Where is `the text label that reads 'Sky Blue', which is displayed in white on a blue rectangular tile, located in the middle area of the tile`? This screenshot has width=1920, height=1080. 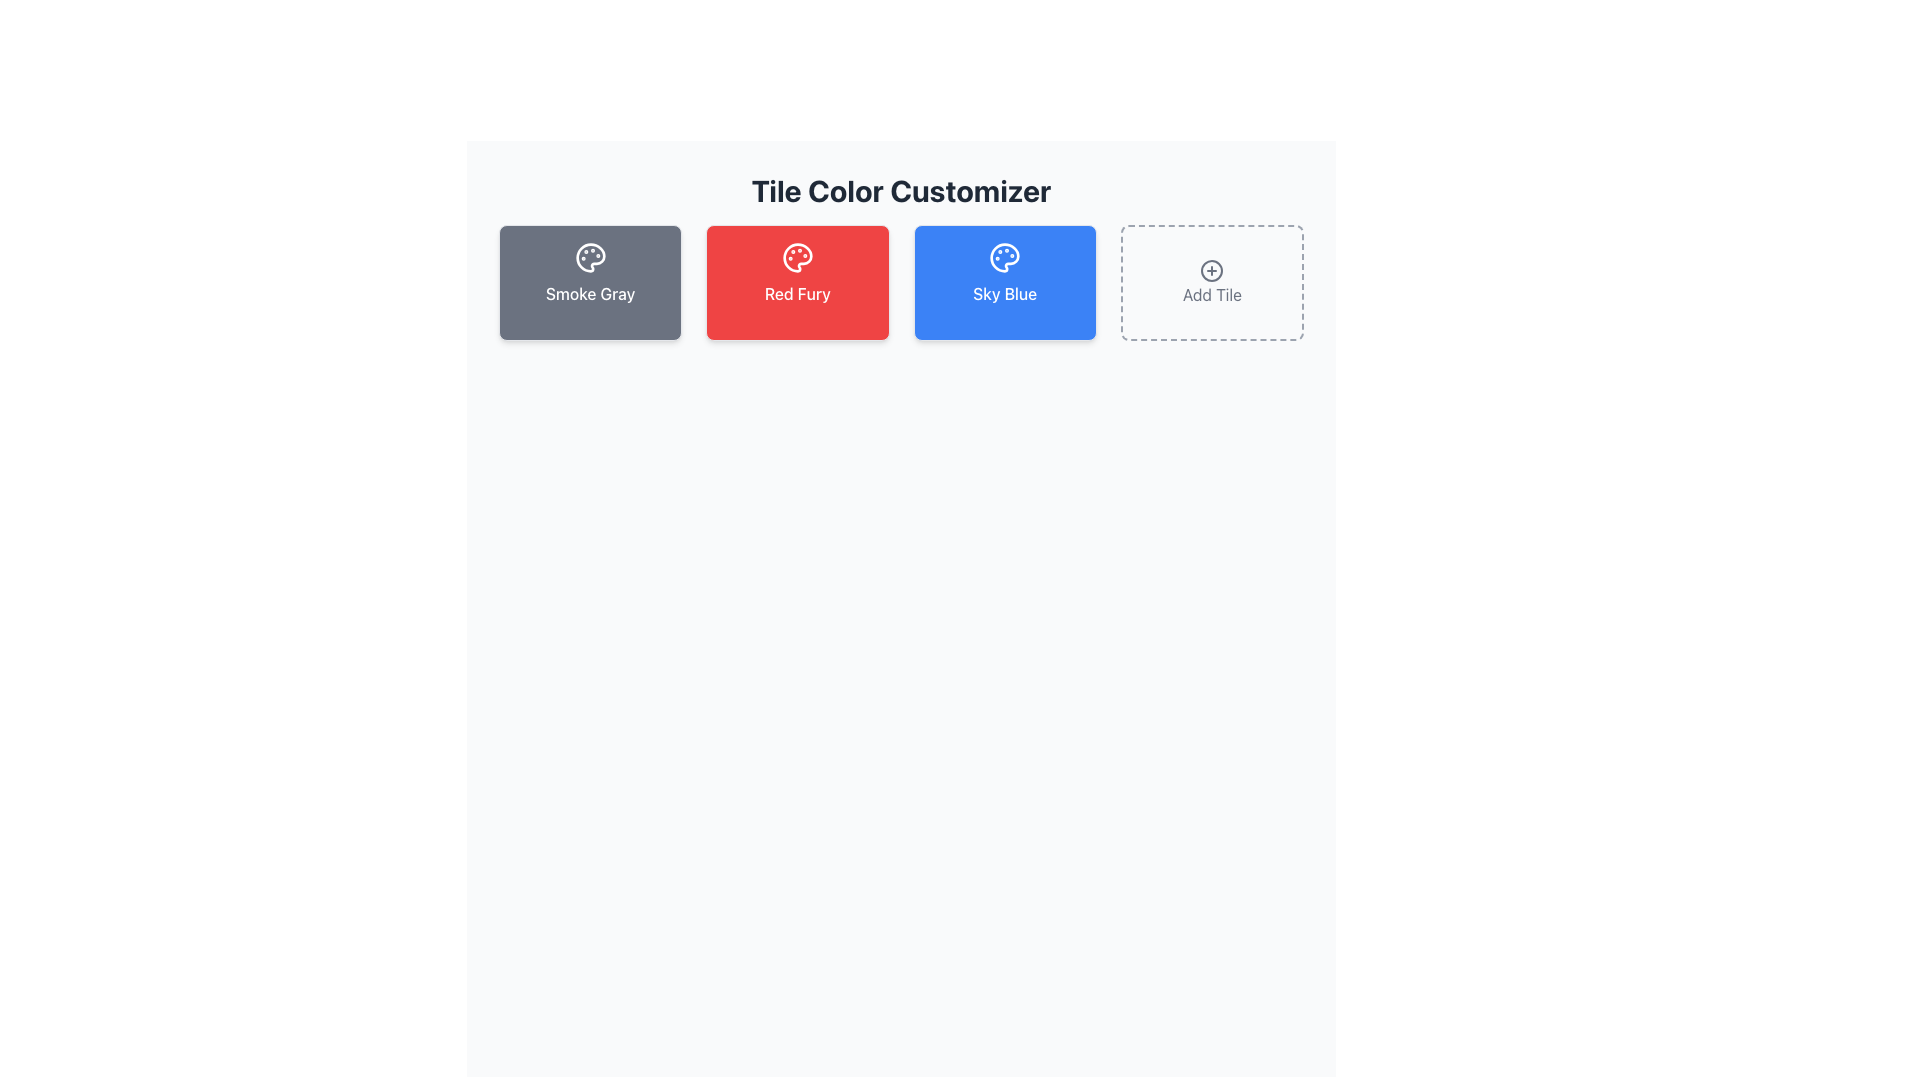
the text label that reads 'Sky Blue', which is displayed in white on a blue rectangular tile, located in the middle area of the tile is located at coordinates (1005, 293).